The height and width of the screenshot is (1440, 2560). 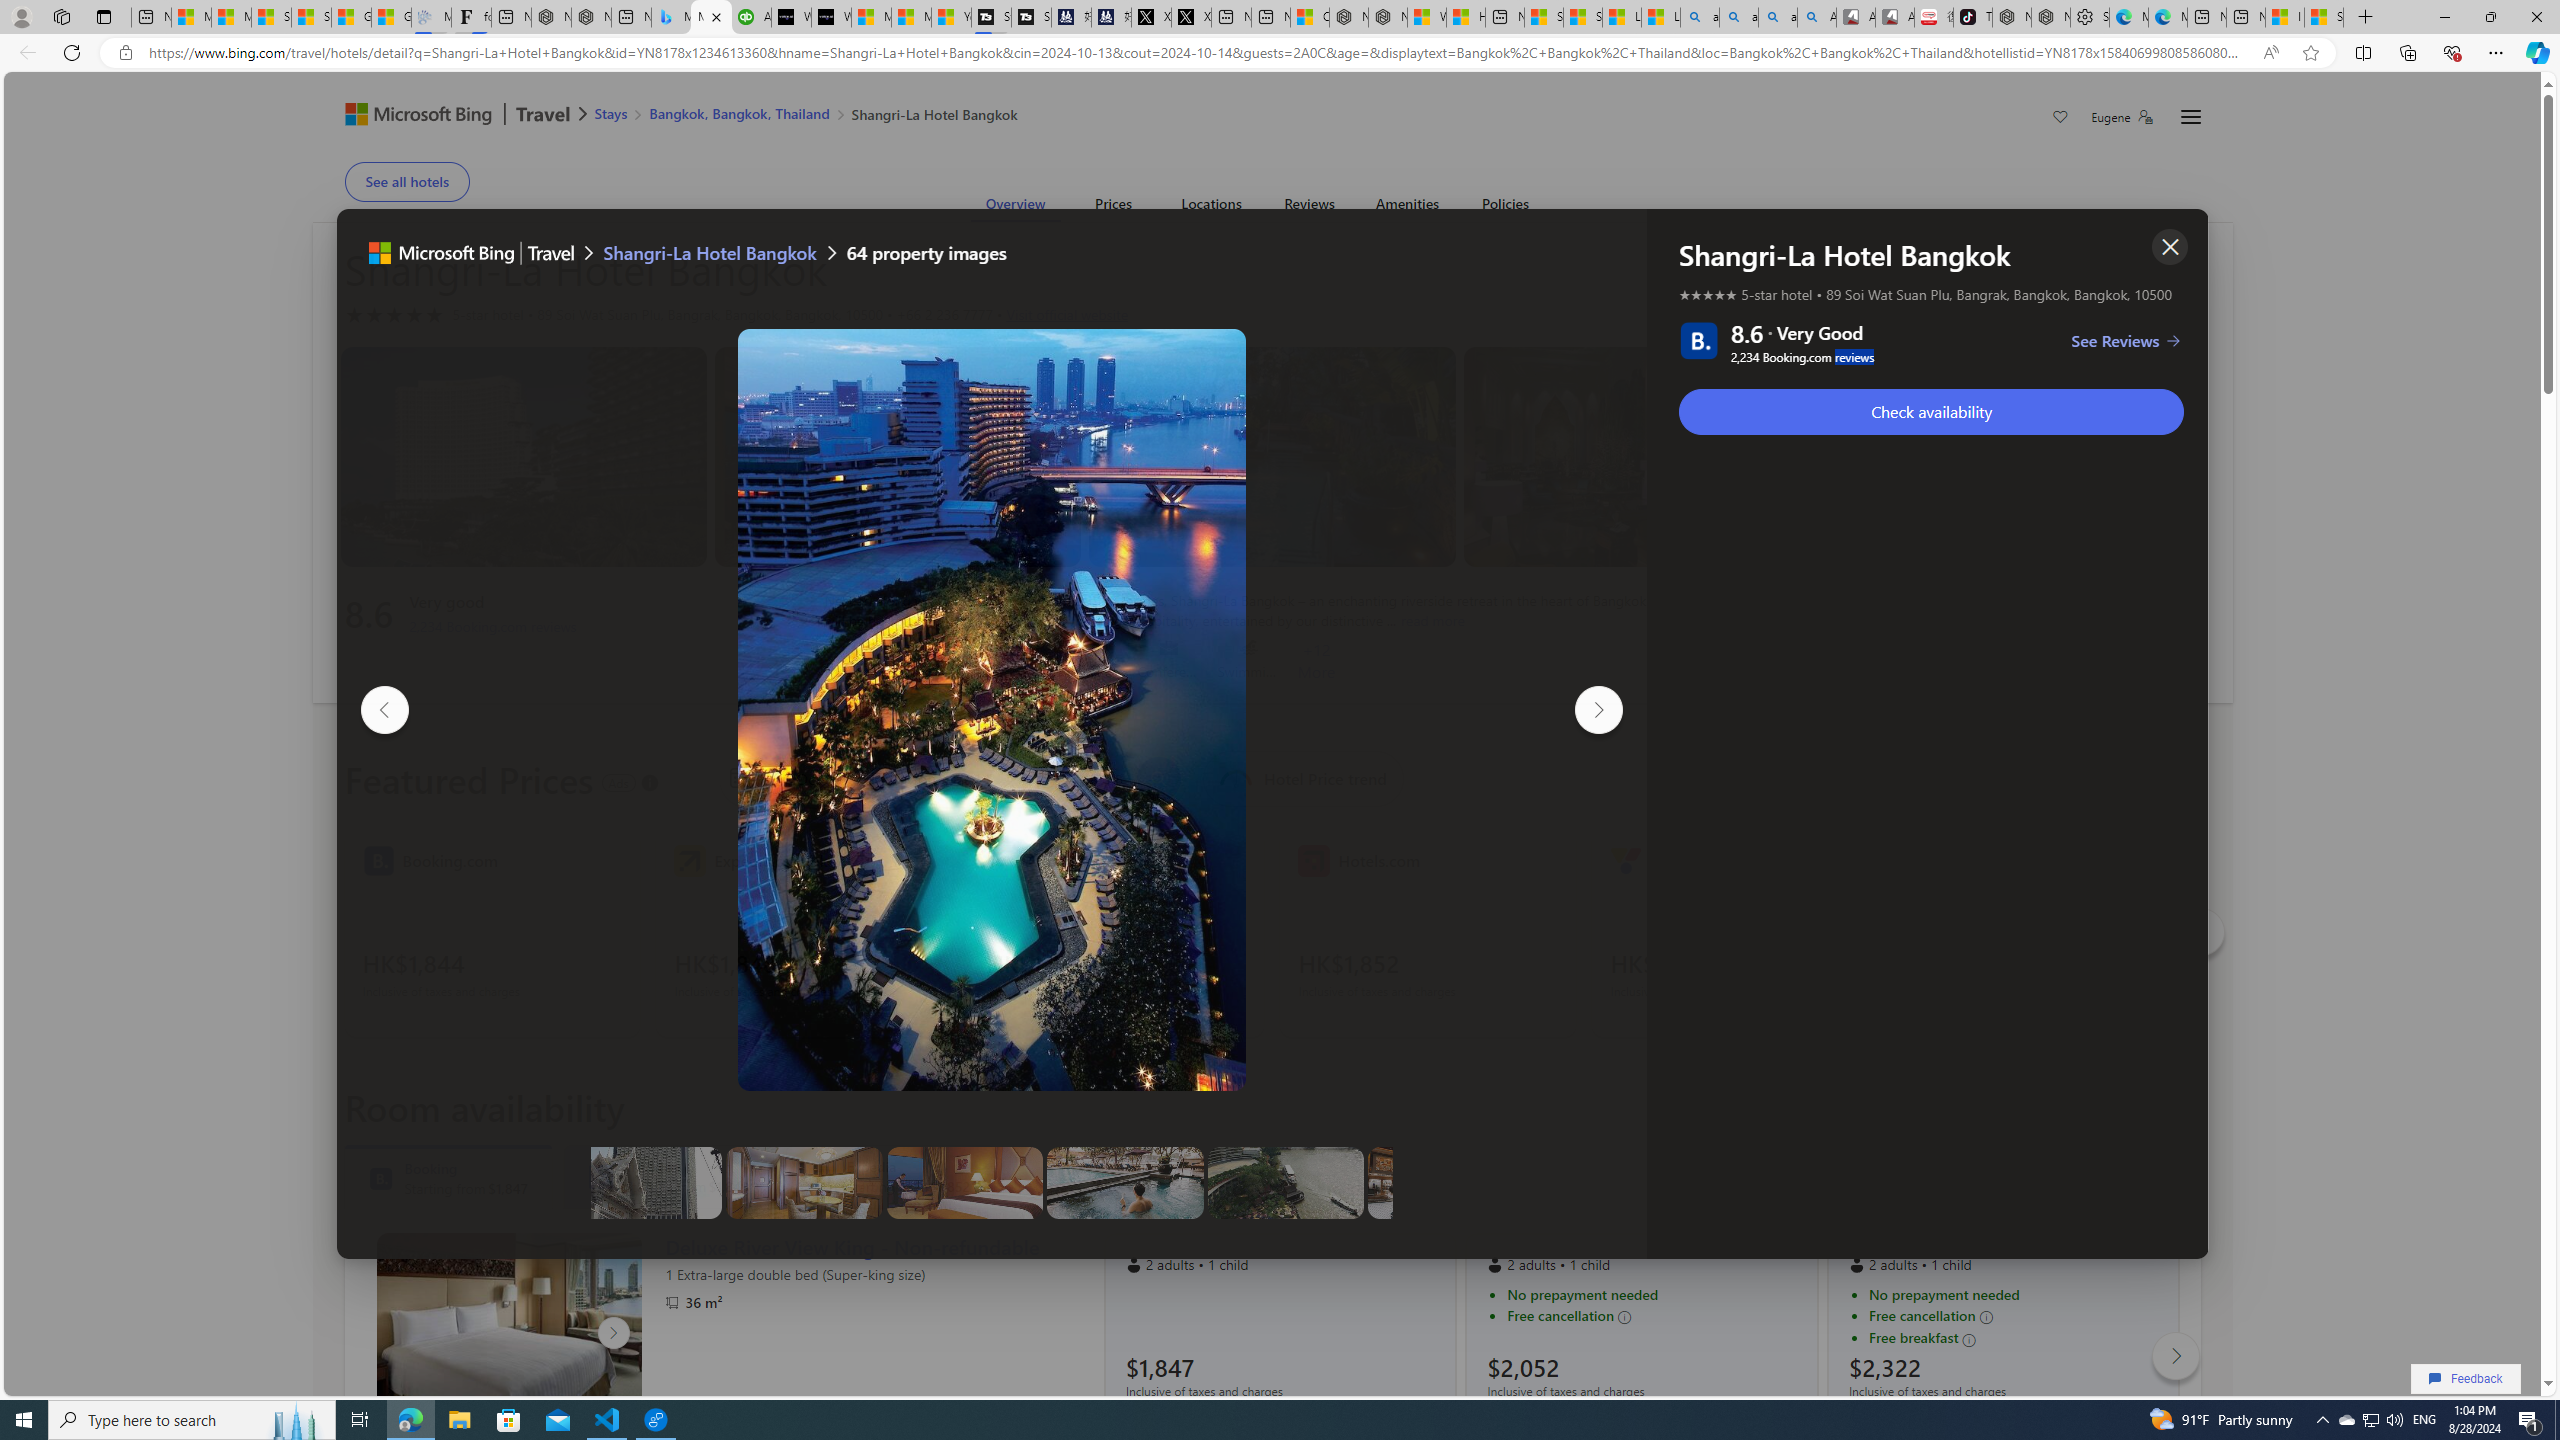 I want to click on 'TikTok', so click(x=1972, y=16).